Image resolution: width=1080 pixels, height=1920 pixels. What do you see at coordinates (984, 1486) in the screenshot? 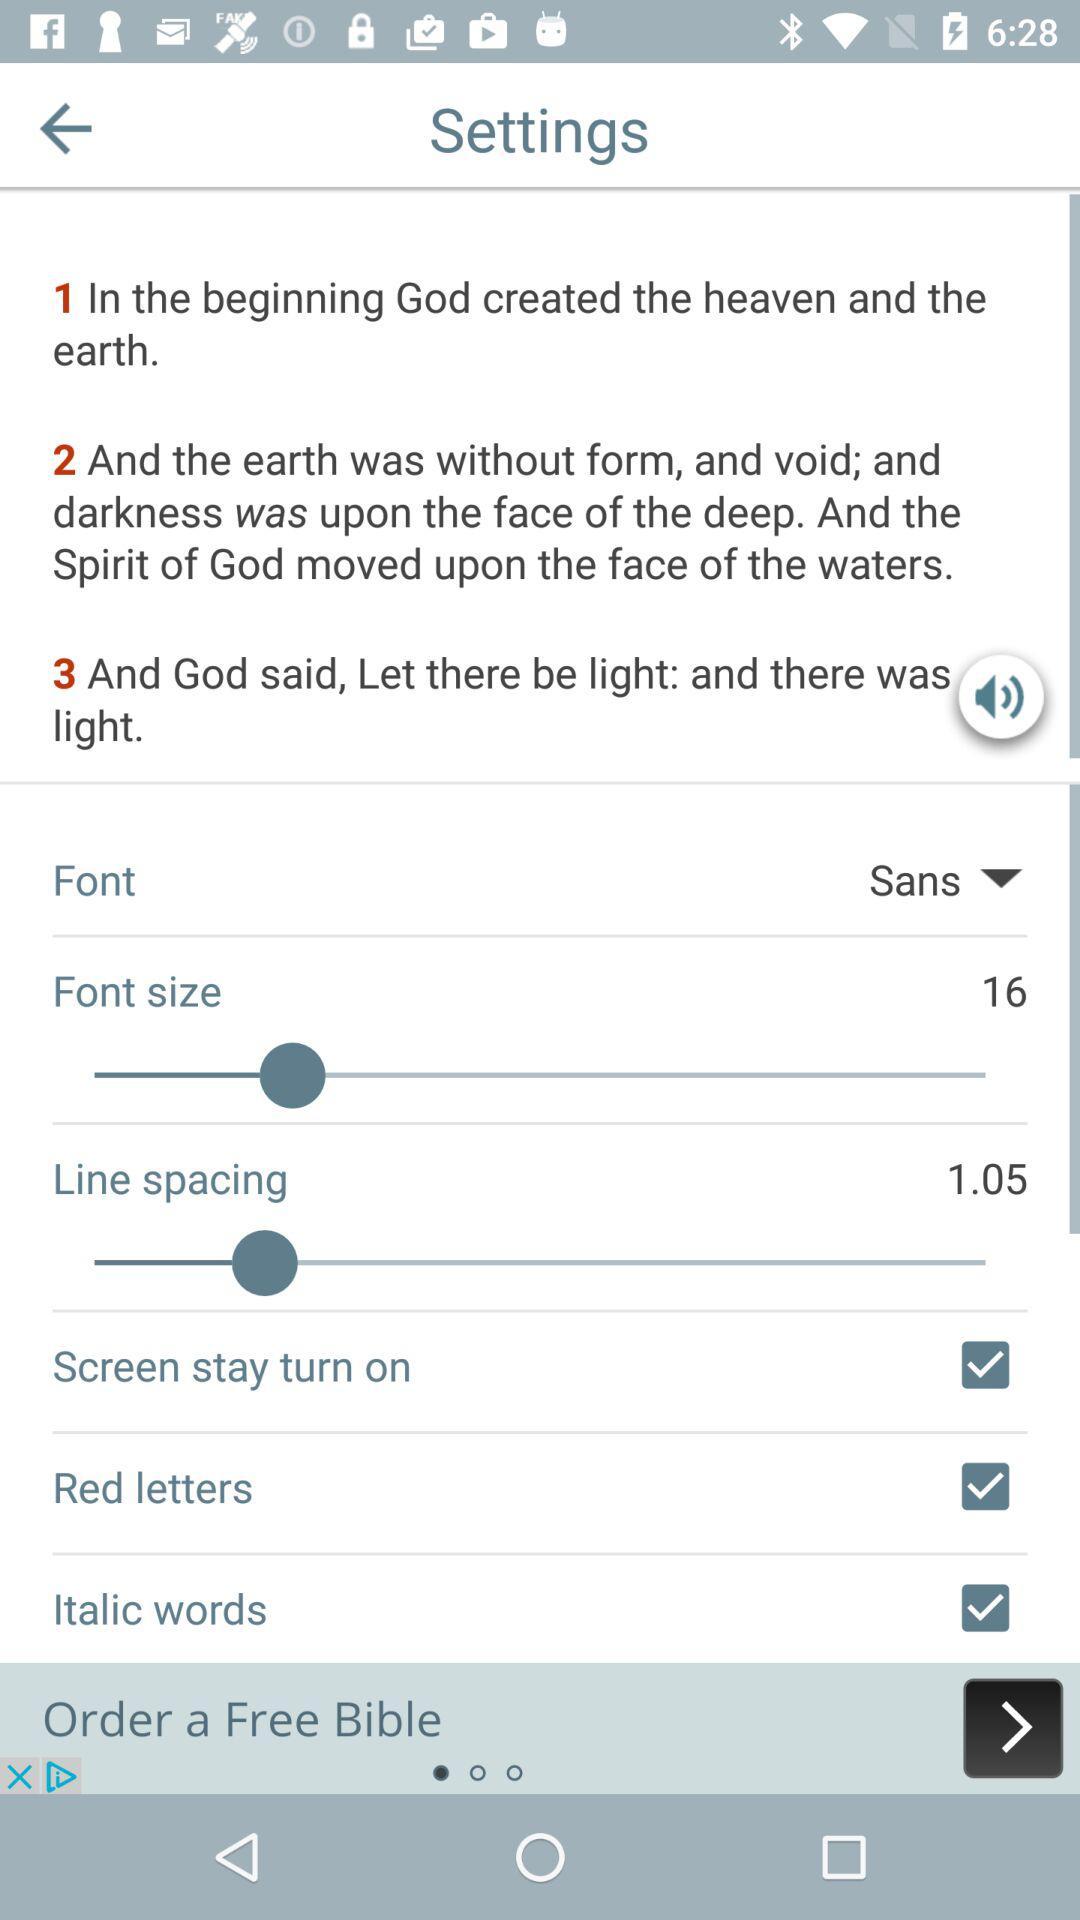
I see `unselect red letters` at bounding box center [984, 1486].